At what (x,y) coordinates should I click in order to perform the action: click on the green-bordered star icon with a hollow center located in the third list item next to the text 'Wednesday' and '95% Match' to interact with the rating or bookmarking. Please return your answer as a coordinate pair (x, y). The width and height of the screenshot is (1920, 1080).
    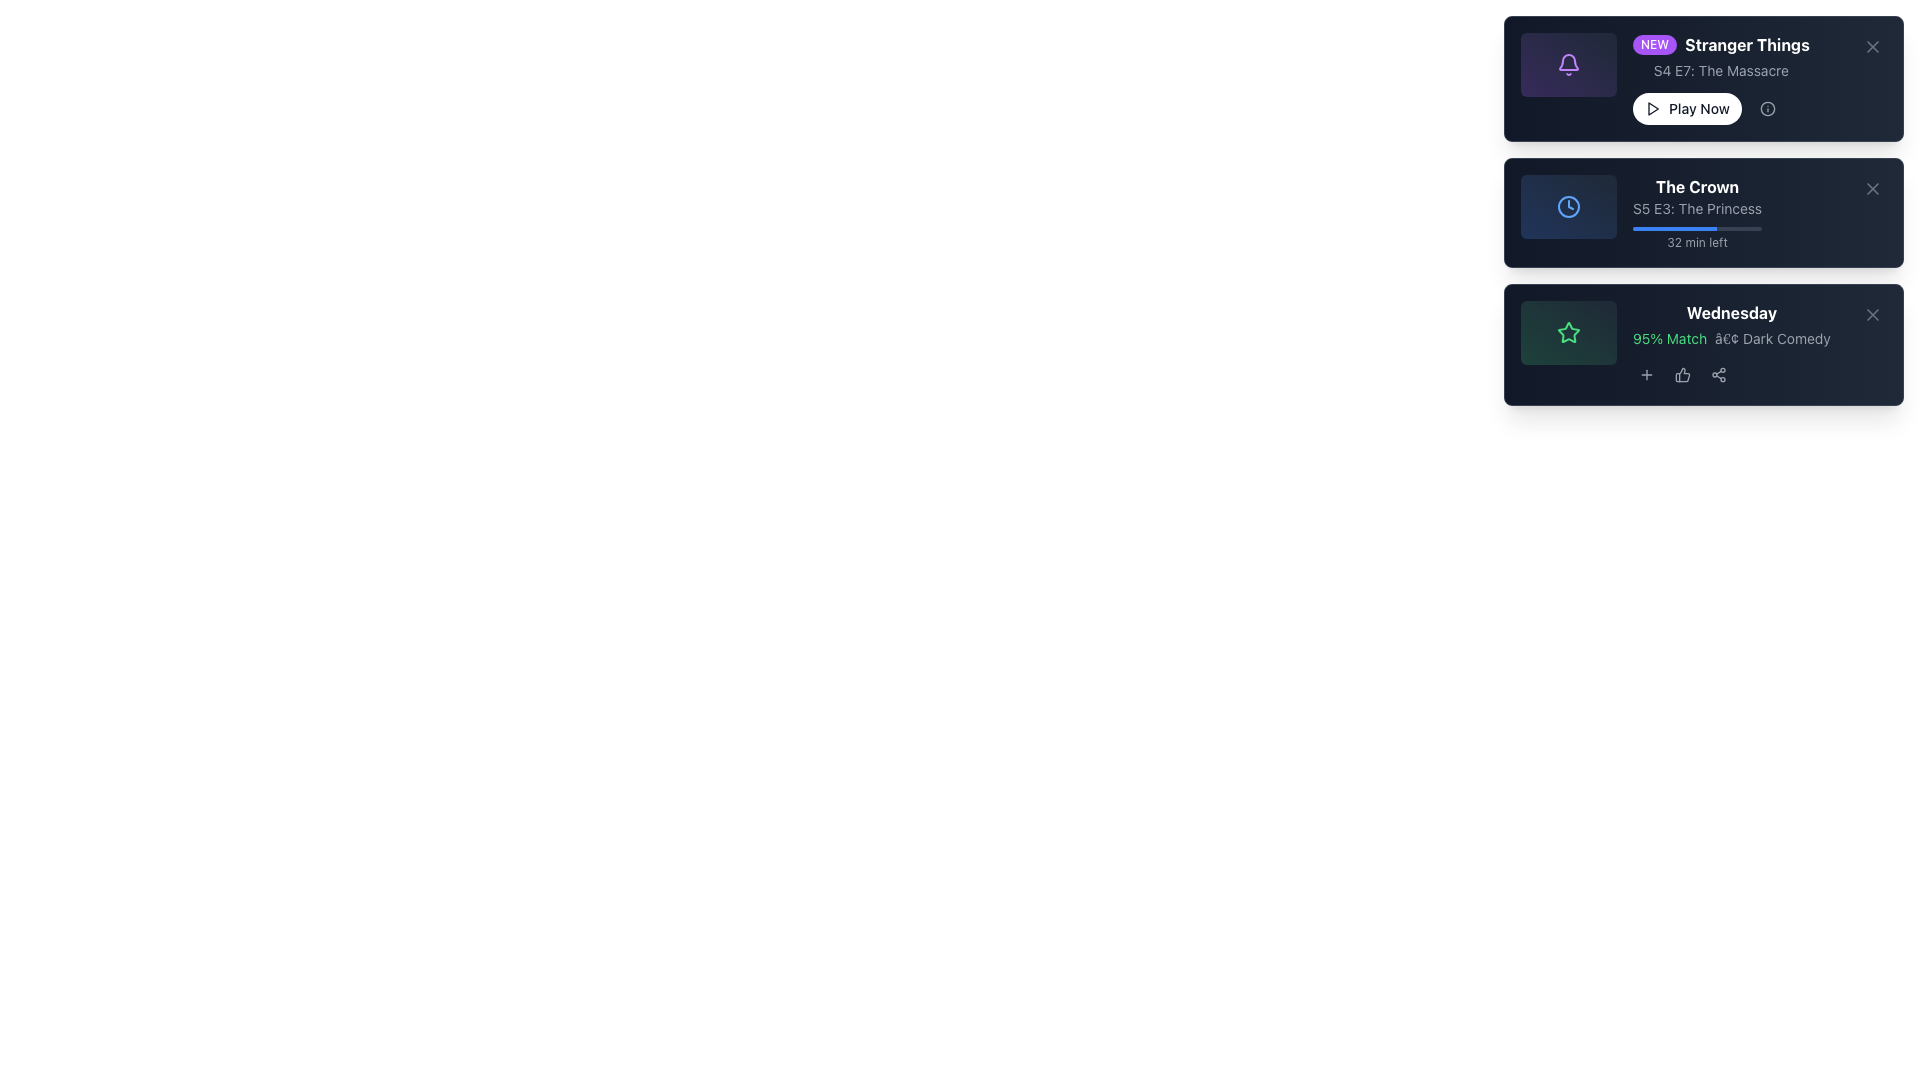
    Looking at the image, I should click on (1567, 330).